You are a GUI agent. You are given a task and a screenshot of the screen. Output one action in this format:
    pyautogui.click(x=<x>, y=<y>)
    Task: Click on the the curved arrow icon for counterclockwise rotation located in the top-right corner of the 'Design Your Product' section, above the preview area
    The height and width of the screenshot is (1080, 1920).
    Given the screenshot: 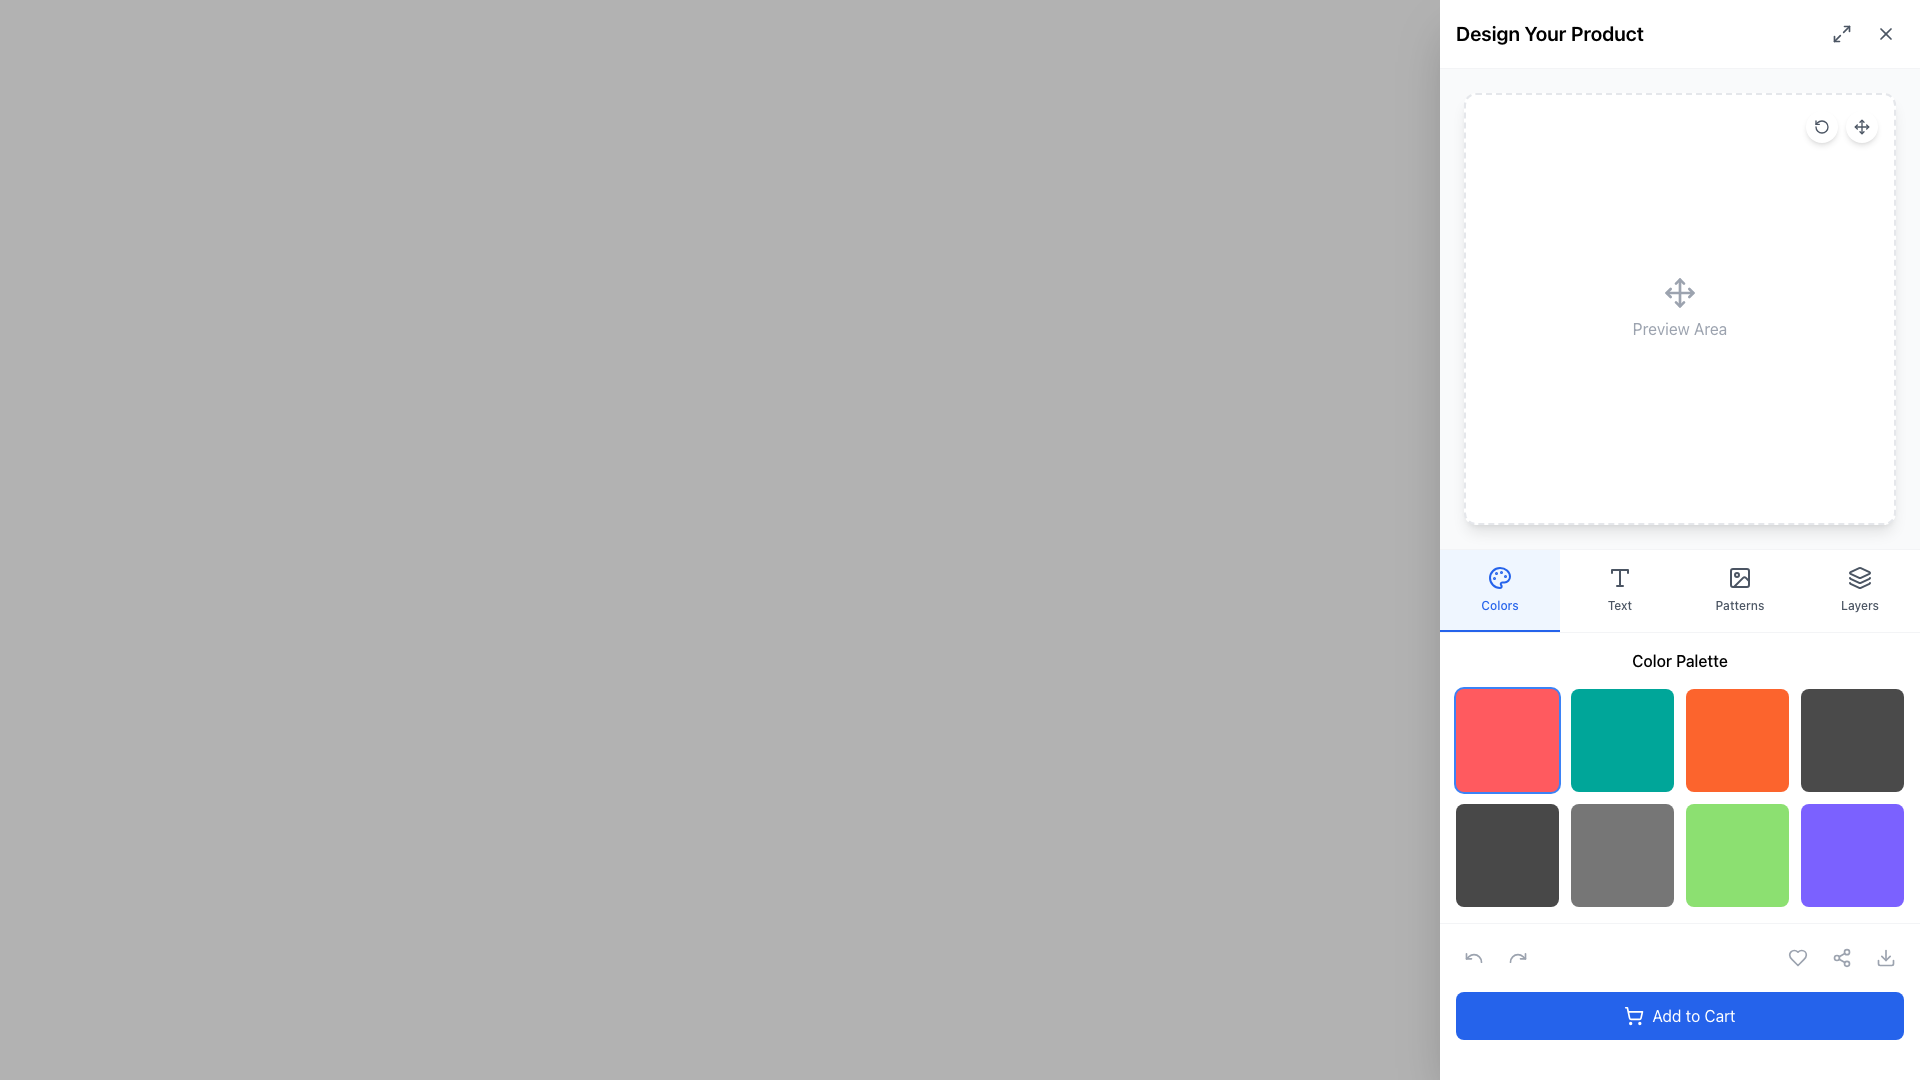 What is the action you would take?
    pyautogui.click(x=1822, y=127)
    